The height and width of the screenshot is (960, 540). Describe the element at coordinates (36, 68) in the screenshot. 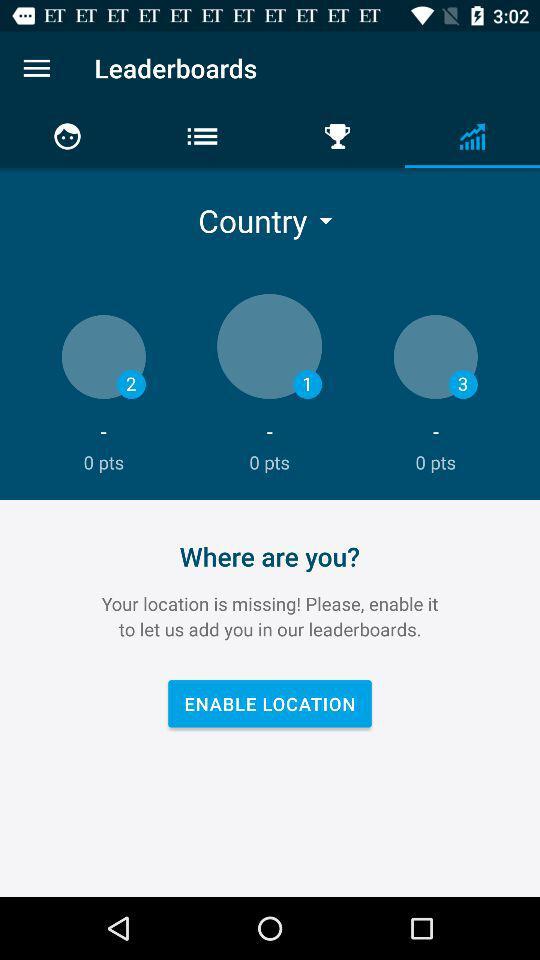

I see `click menu option` at that location.